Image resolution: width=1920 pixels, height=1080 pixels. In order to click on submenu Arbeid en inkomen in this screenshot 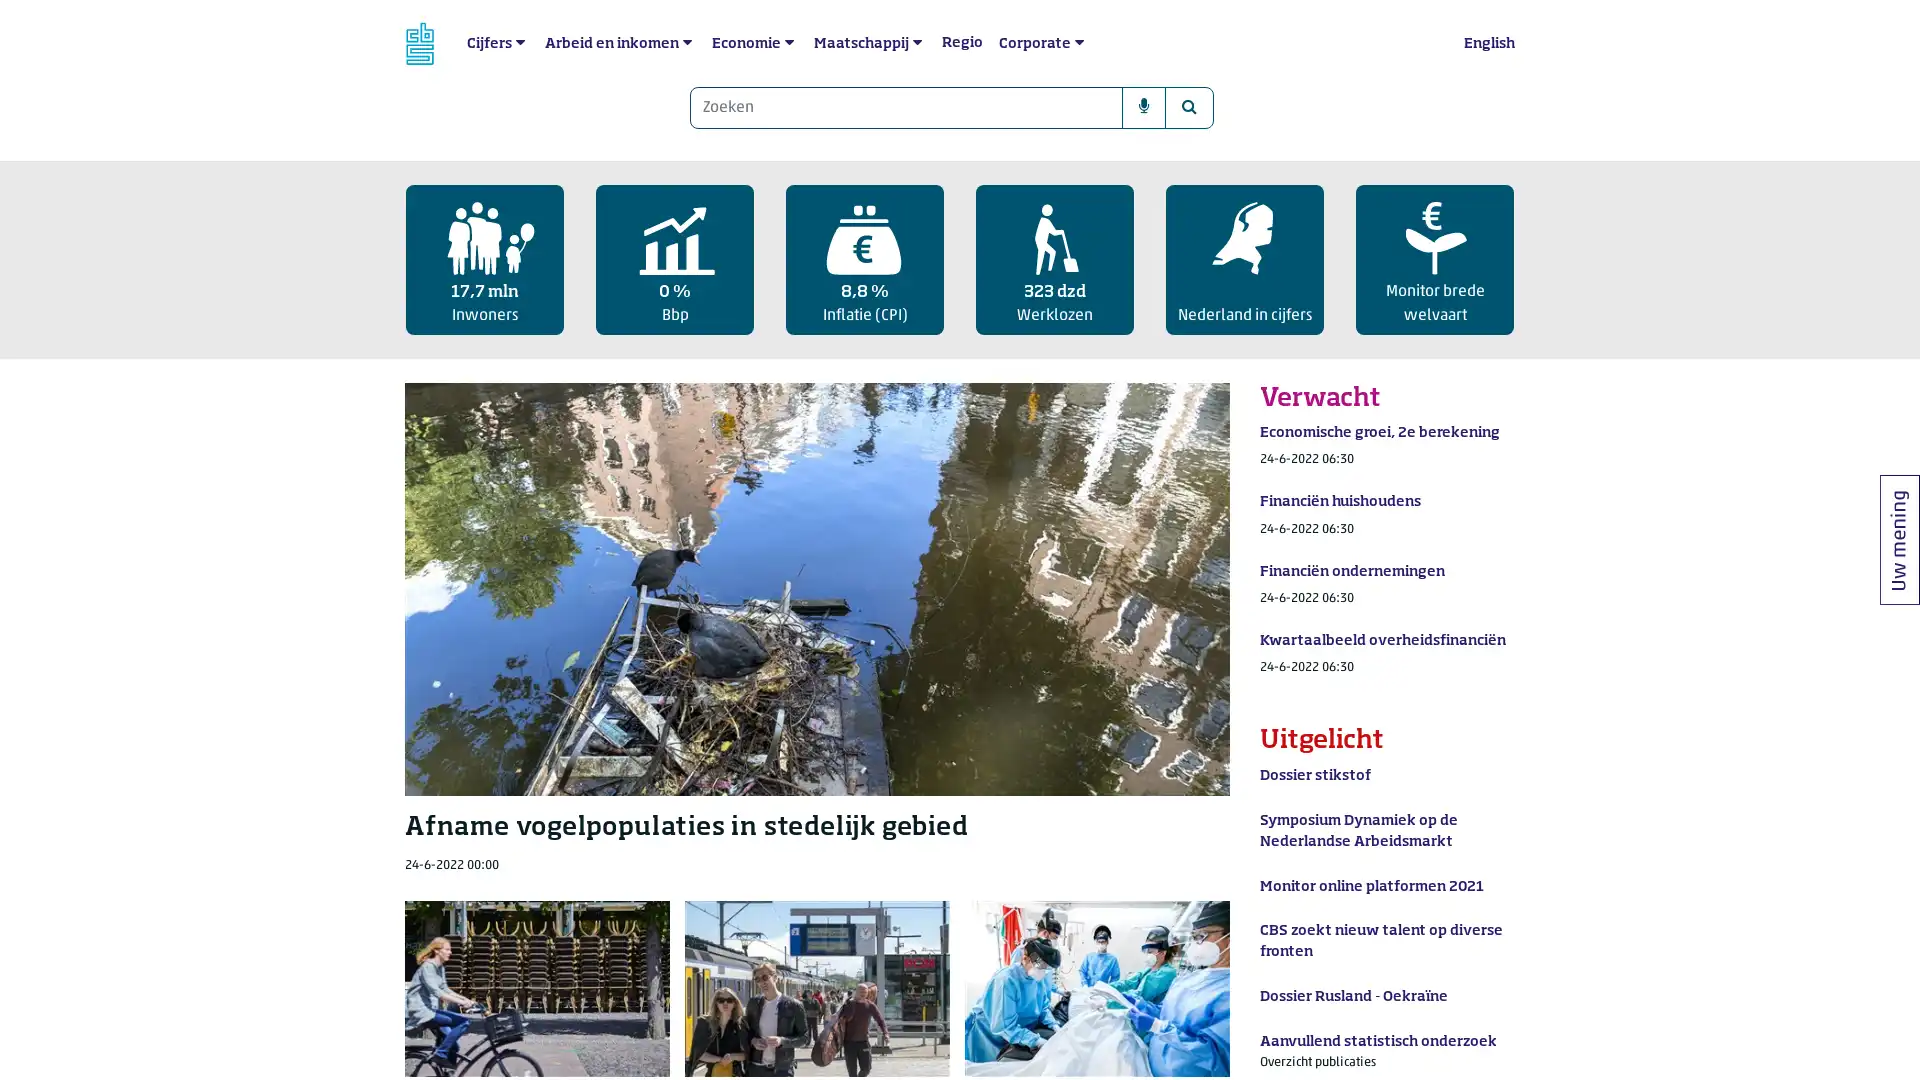, I will do `click(687, 42)`.